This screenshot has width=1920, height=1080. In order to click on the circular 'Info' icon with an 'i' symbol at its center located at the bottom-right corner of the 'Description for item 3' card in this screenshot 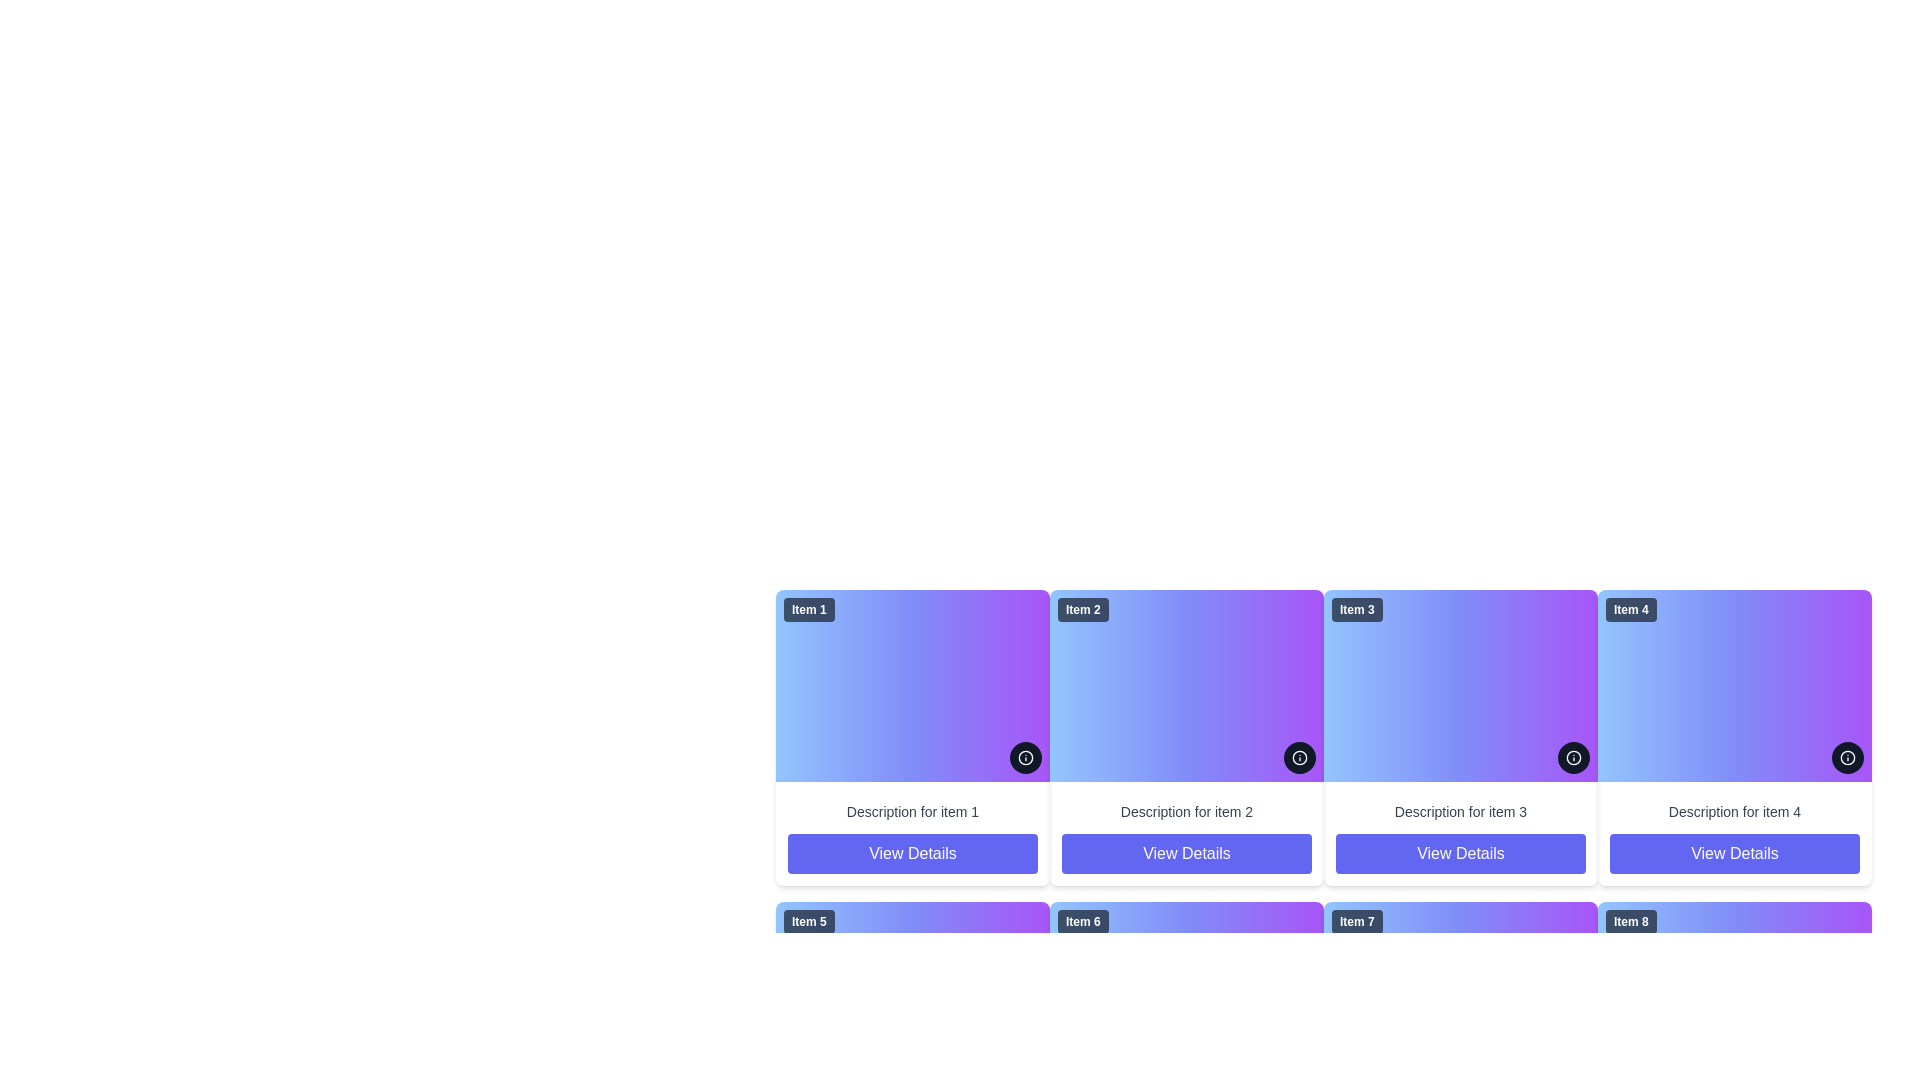, I will do `click(1573, 758)`.